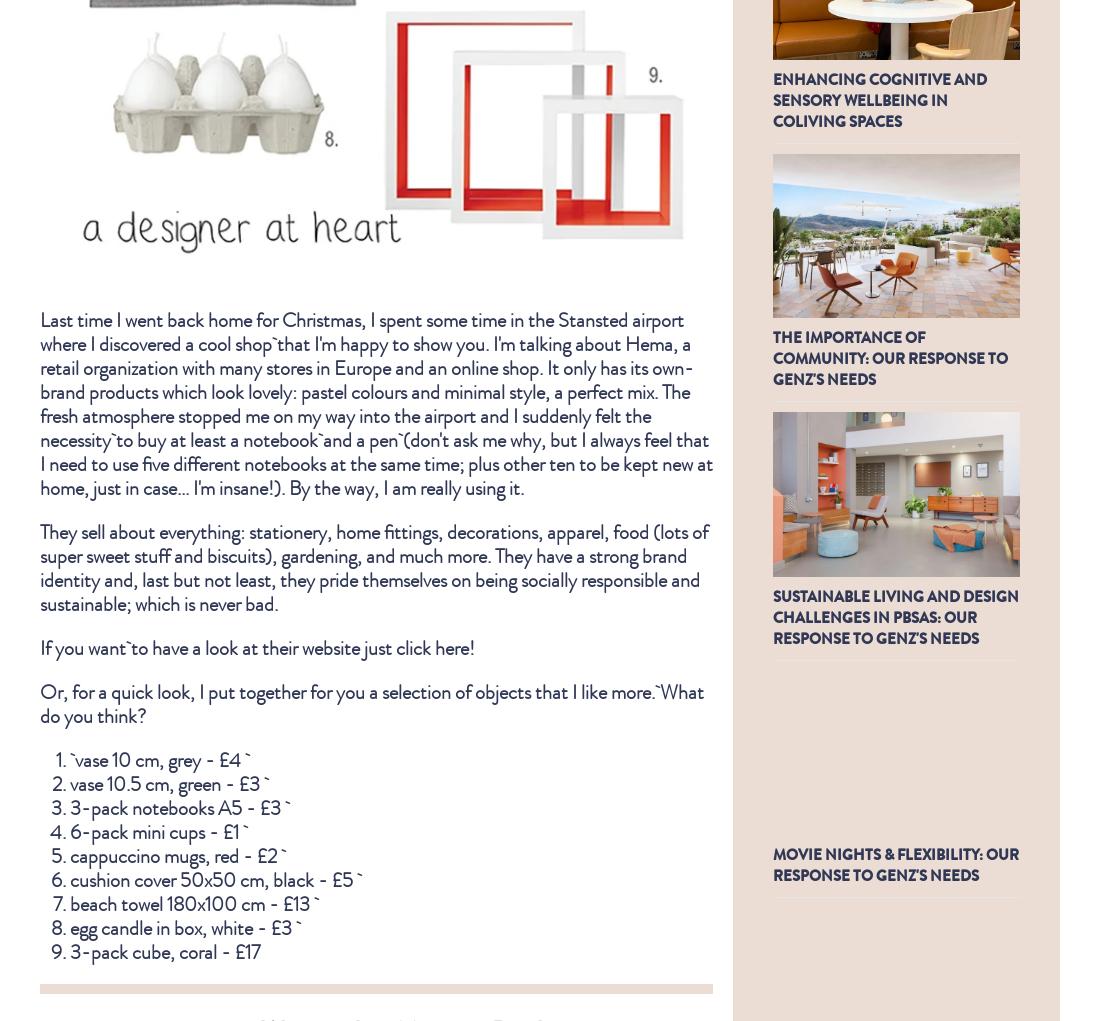  Describe the element at coordinates (68, 877) in the screenshot. I see `'cushion cover 50x50 cm, black - £5'` at that location.